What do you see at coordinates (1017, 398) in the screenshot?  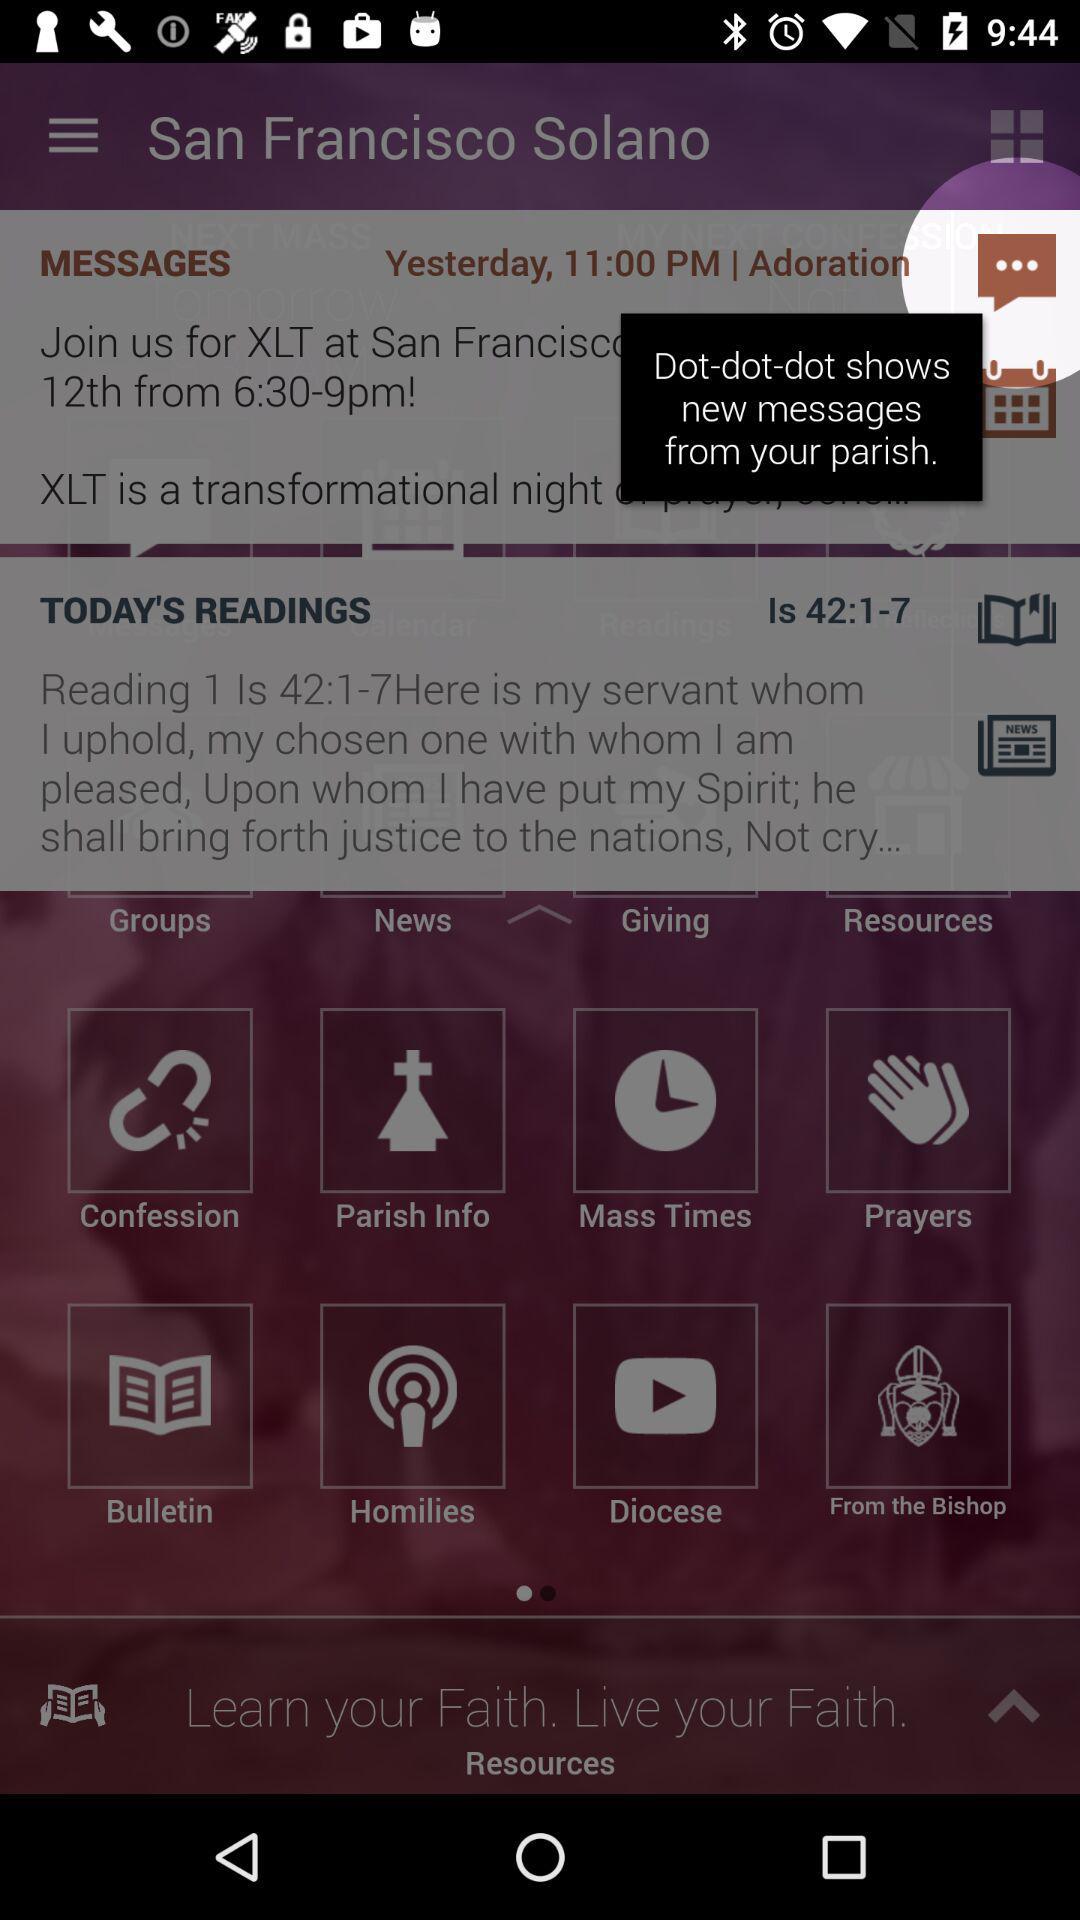 I see `the date_range icon` at bounding box center [1017, 398].